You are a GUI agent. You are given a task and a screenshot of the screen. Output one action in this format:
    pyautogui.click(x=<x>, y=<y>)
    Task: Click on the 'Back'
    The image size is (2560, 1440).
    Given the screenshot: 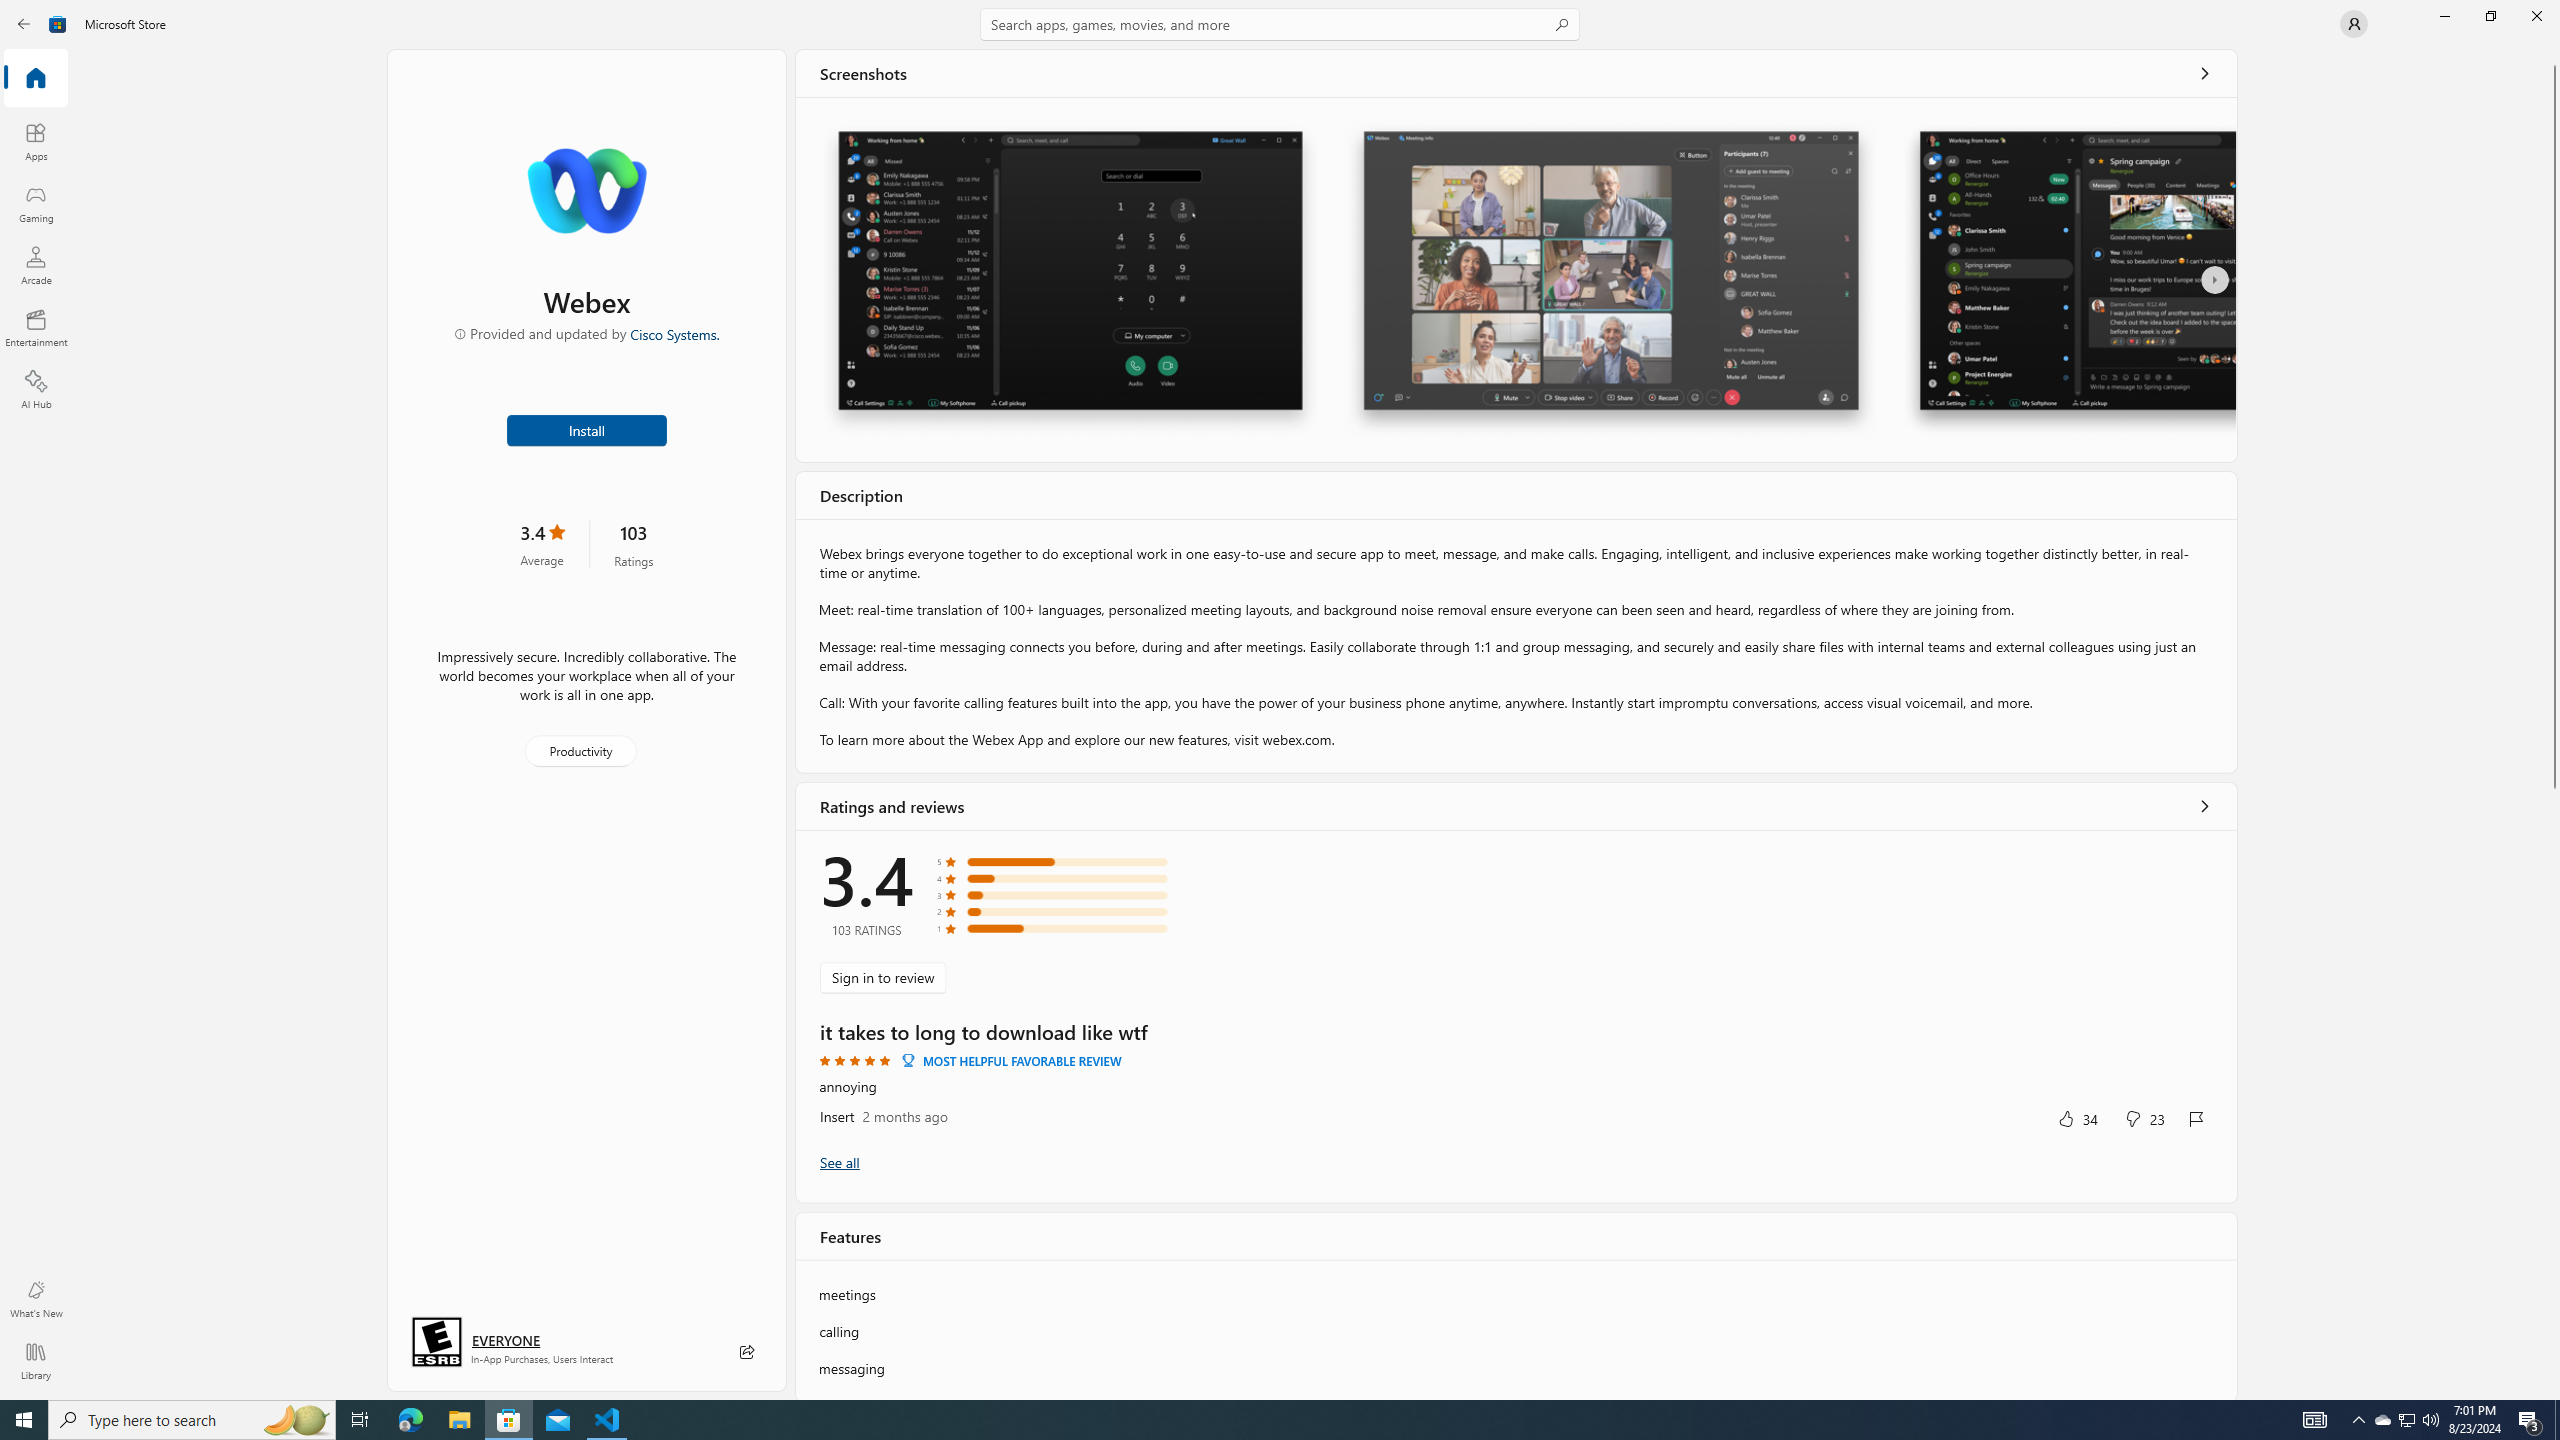 What is the action you would take?
    pyautogui.click(x=24, y=22)
    